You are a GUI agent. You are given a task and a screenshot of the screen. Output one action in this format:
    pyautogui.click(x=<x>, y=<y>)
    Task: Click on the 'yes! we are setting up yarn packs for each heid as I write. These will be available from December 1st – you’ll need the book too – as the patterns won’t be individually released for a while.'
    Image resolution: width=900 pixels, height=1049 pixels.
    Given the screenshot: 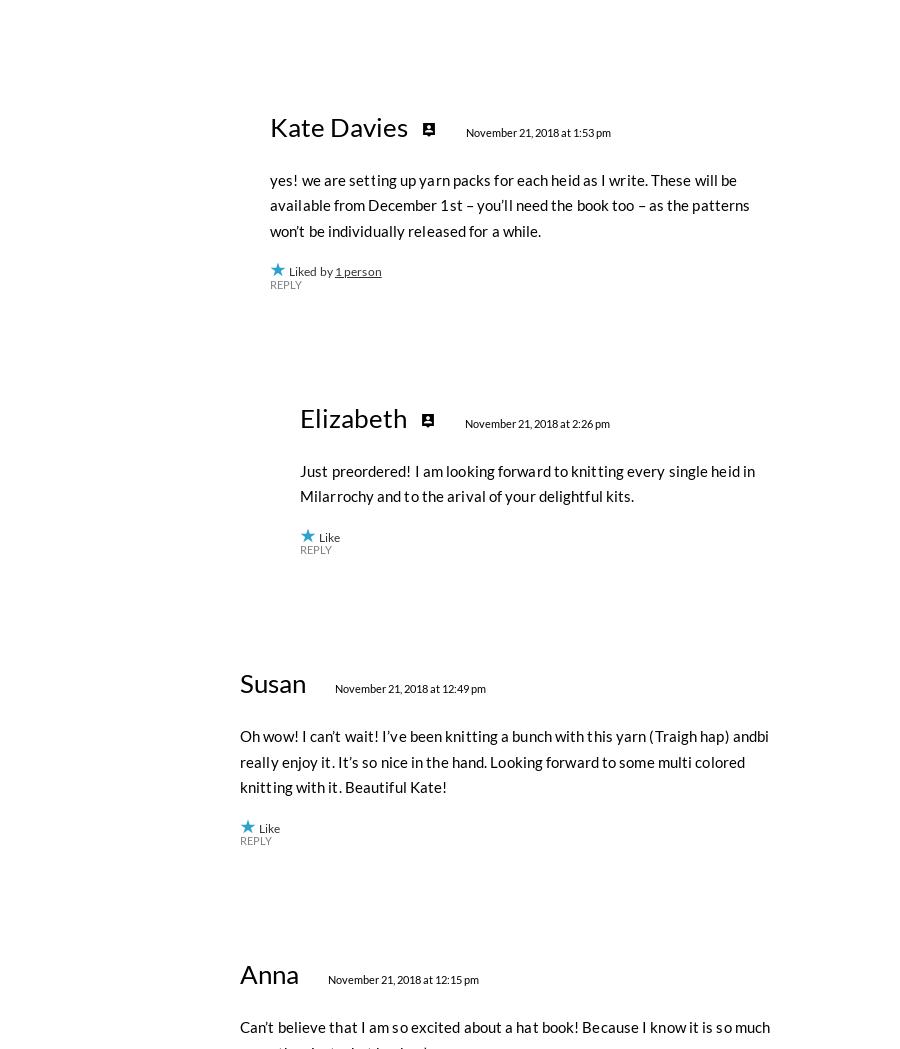 What is the action you would take?
    pyautogui.click(x=509, y=644)
    